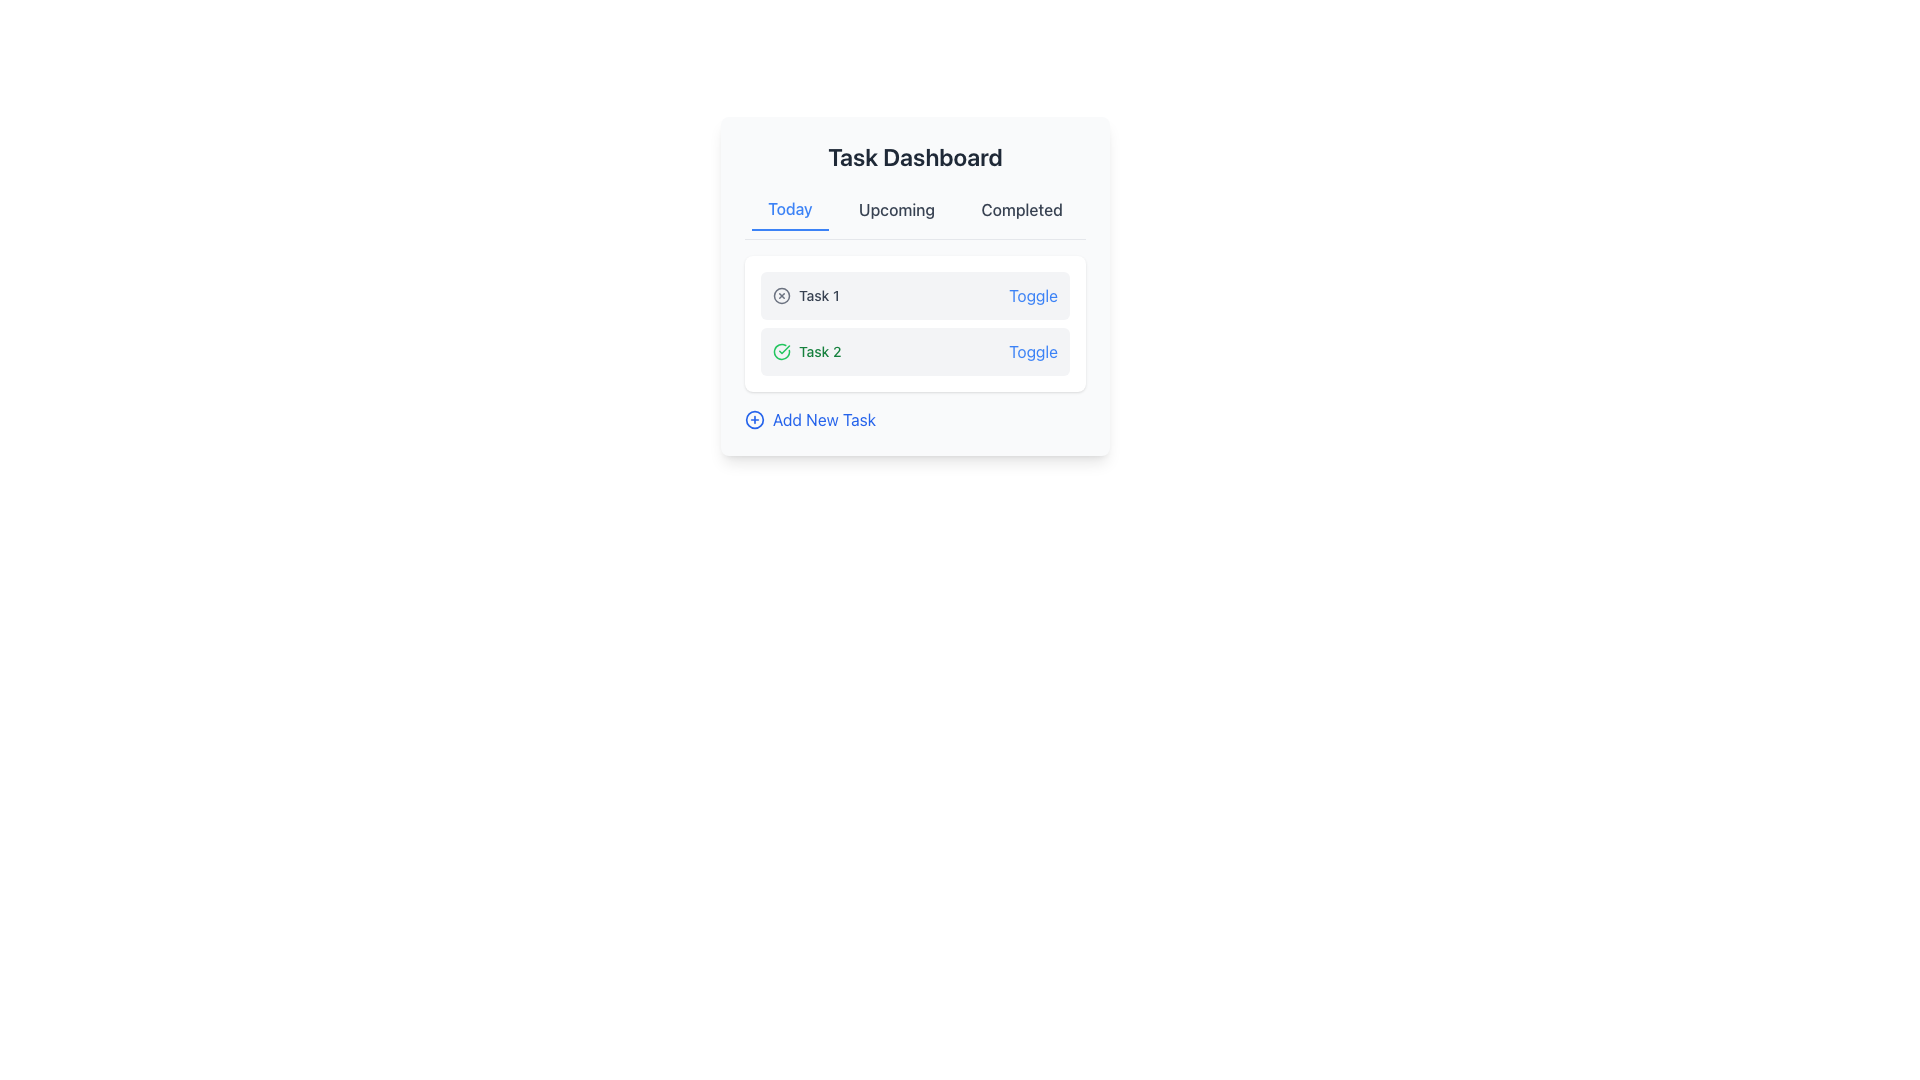 This screenshot has height=1080, width=1920. What do you see at coordinates (1032, 296) in the screenshot?
I see `the interactive toggle link located in the upper-right section of the light gray box for 'Task 1'` at bounding box center [1032, 296].